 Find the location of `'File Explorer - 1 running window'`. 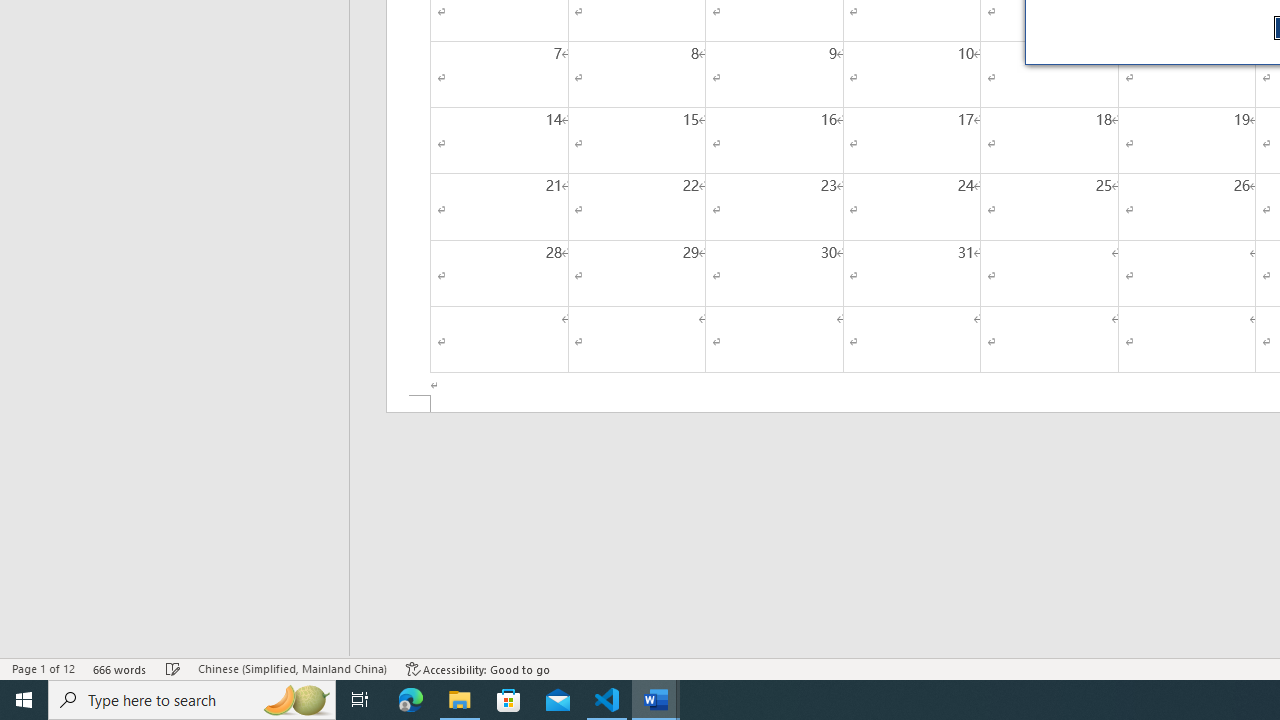

'File Explorer - 1 running window' is located at coordinates (459, 698).